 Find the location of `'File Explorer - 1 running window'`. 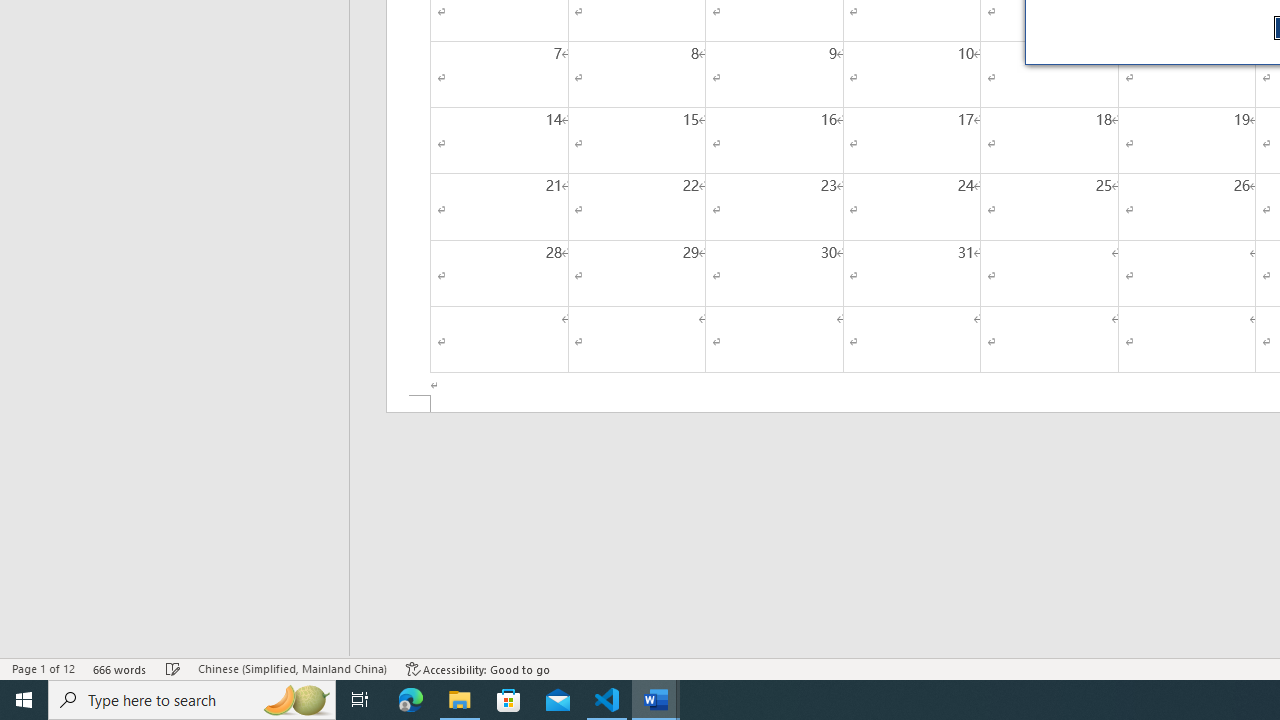

'File Explorer - 1 running window' is located at coordinates (459, 698).